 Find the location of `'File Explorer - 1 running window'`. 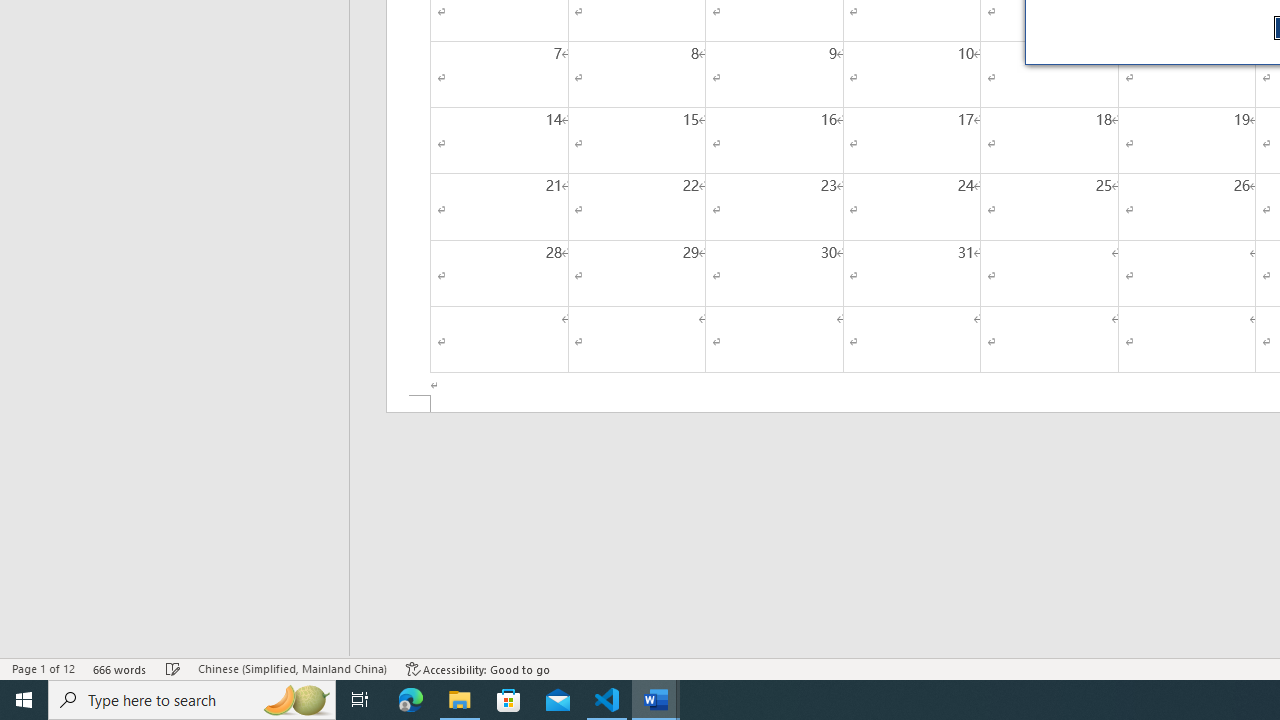

'File Explorer - 1 running window' is located at coordinates (459, 698).